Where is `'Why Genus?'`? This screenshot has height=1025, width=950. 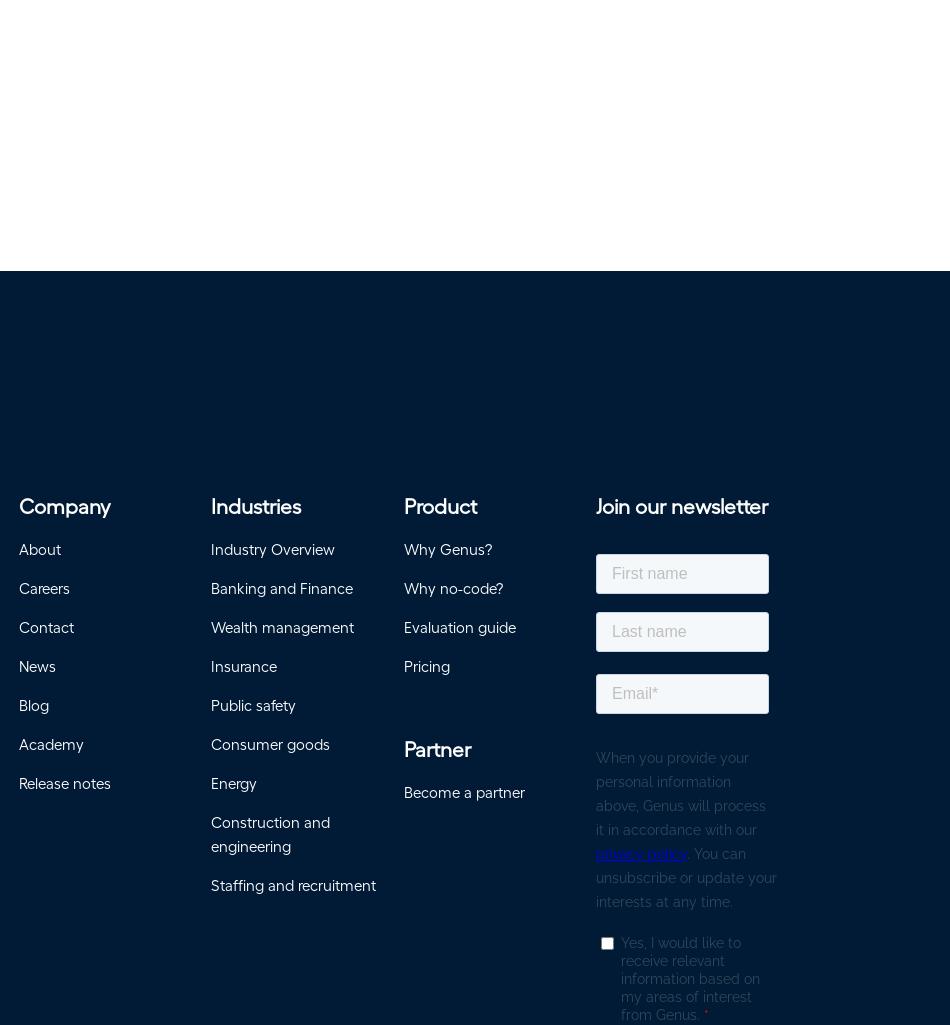
'Why Genus?' is located at coordinates (445, 554).